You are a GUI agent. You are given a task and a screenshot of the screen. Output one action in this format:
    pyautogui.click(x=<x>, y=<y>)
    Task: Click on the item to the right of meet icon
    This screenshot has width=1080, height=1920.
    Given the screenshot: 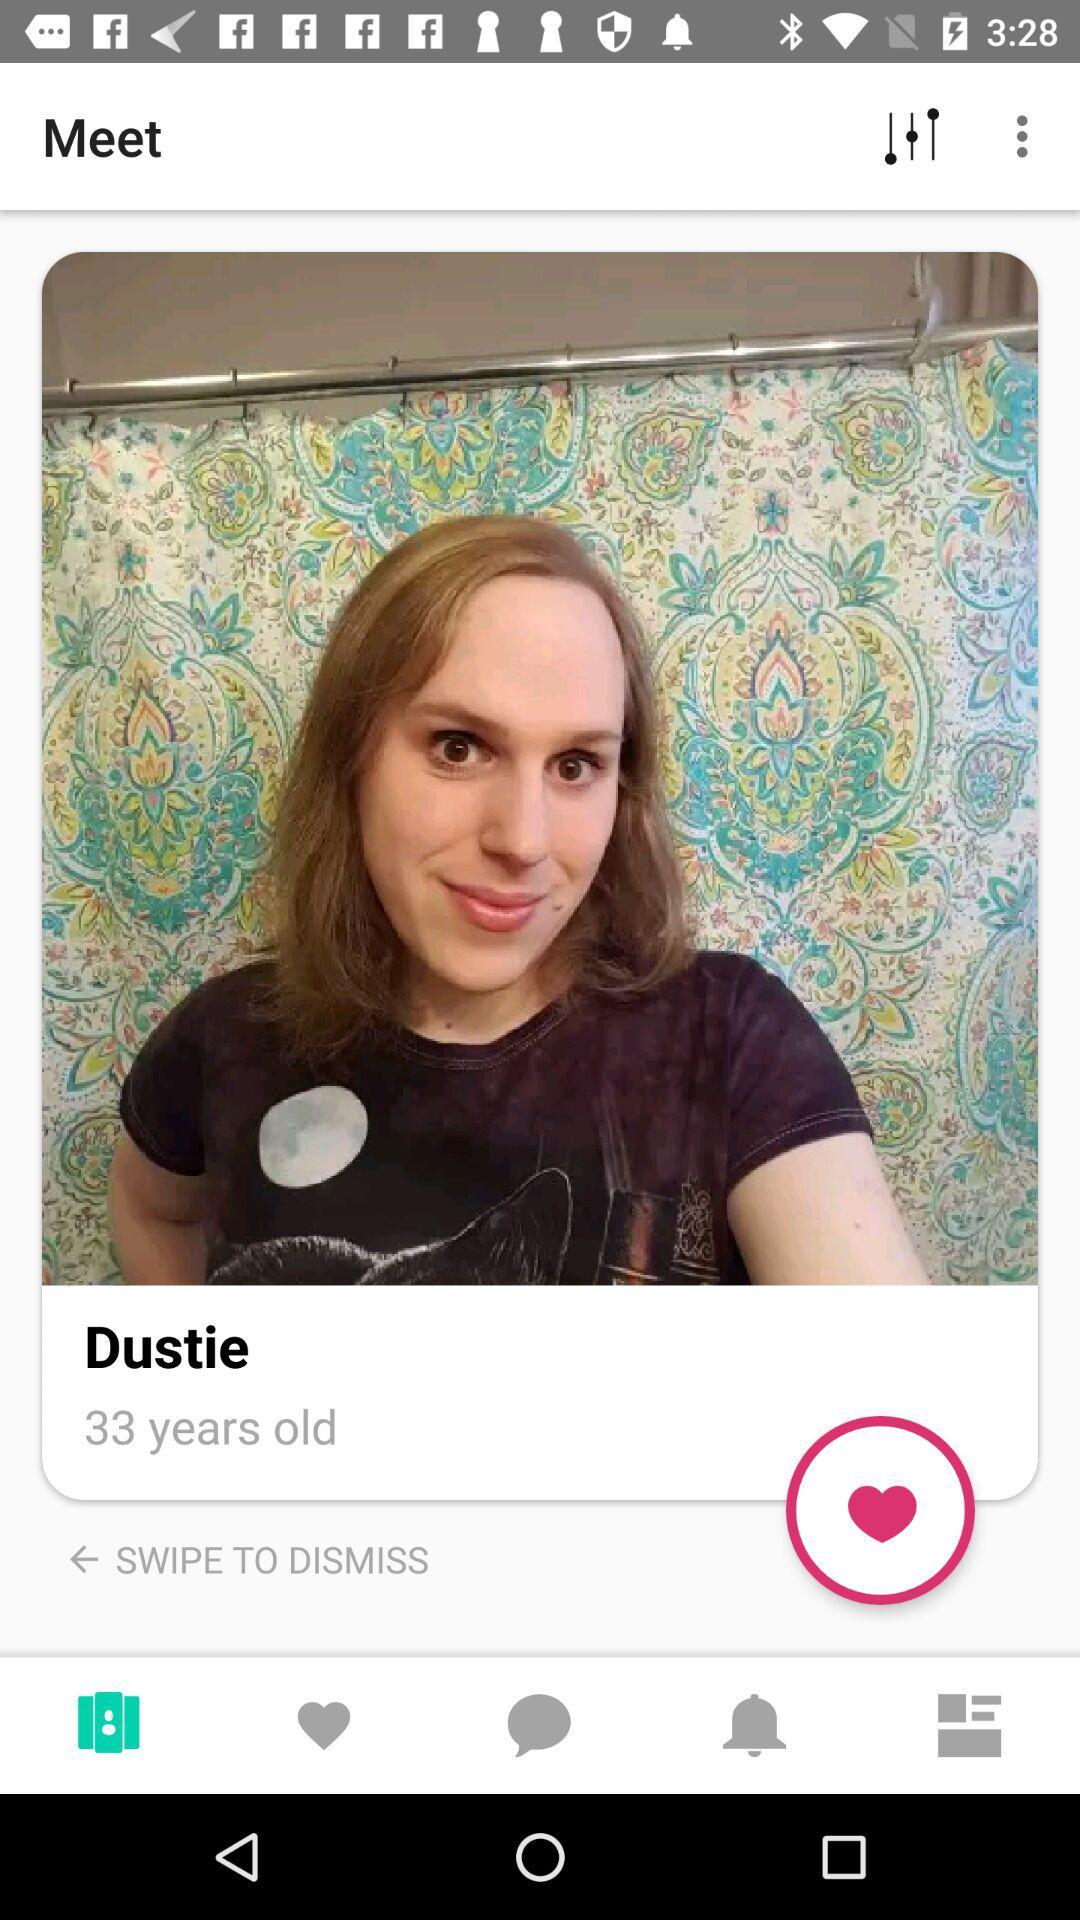 What is the action you would take?
    pyautogui.click(x=911, y=135)
    